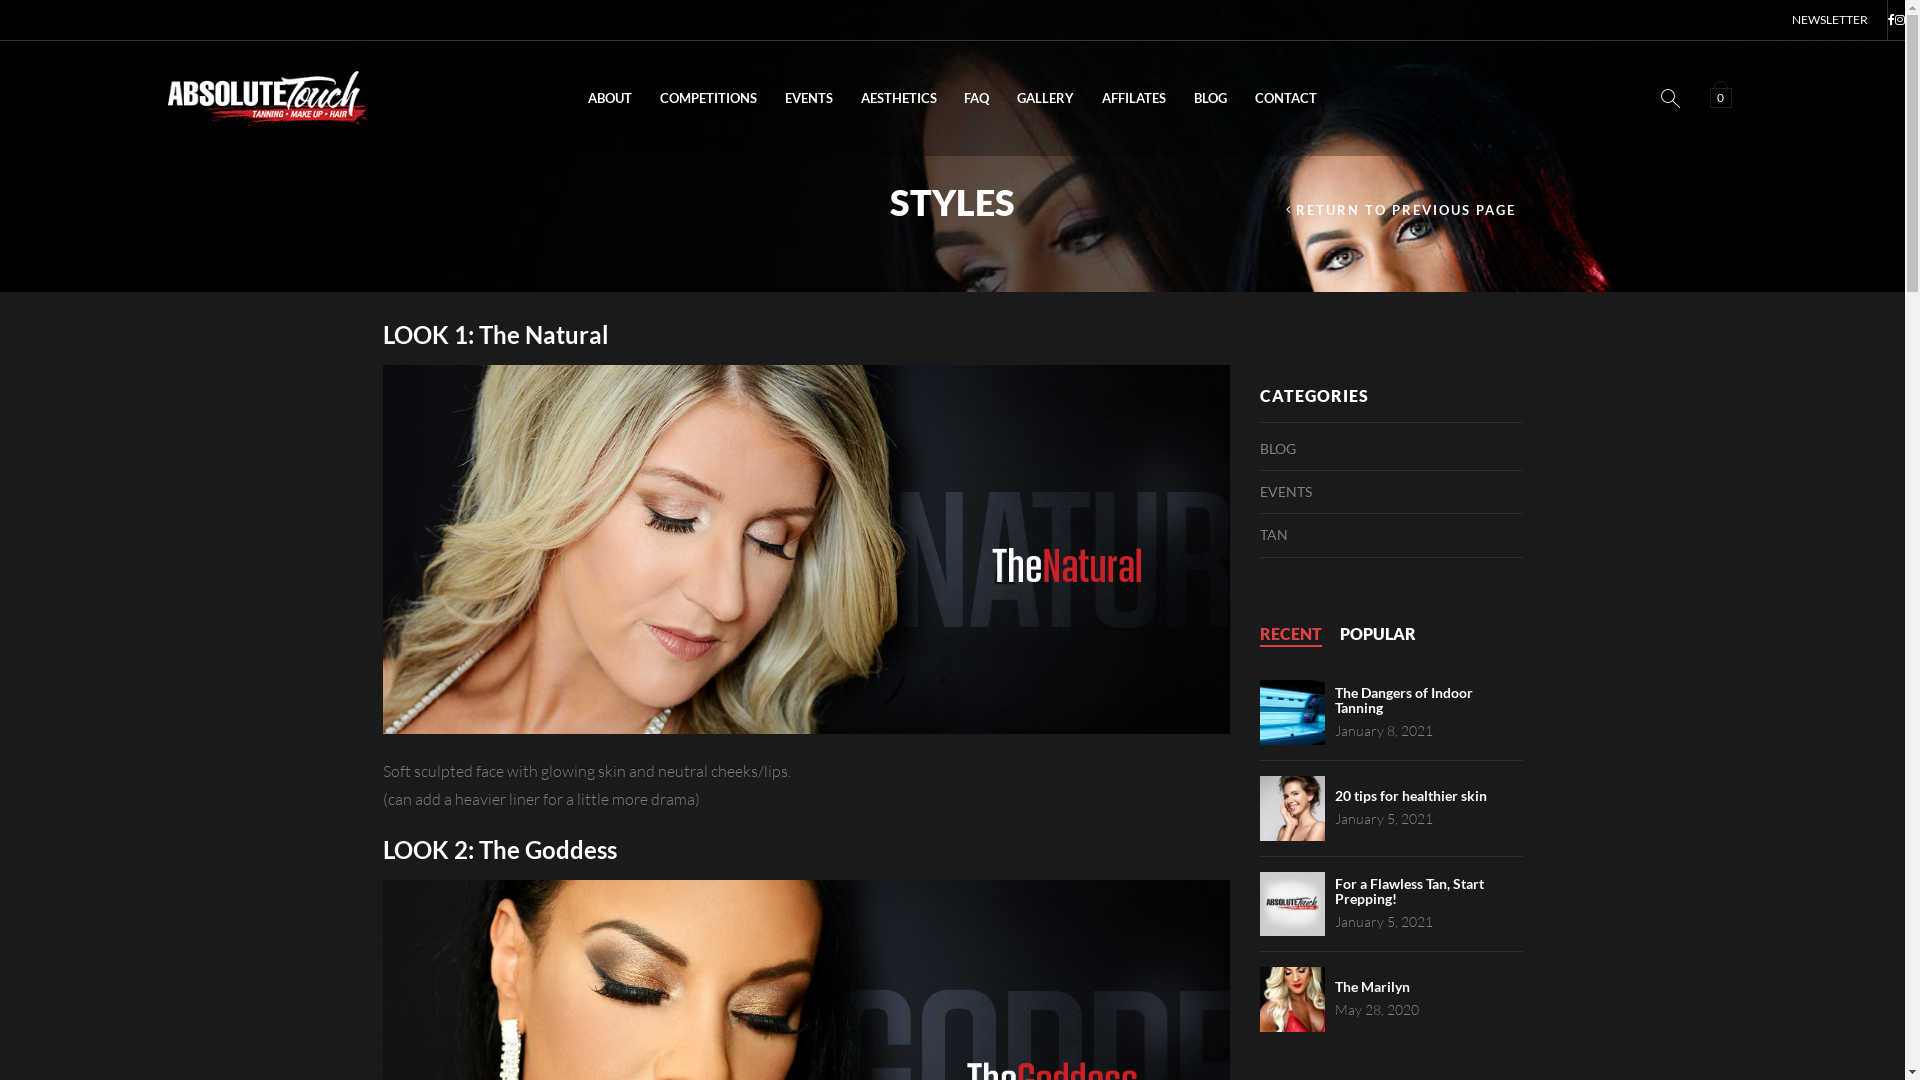  What do you see at coordinates (1180, 98) in the screenshot?
I see `'BLOG'` at bounding box center [1180, 98].